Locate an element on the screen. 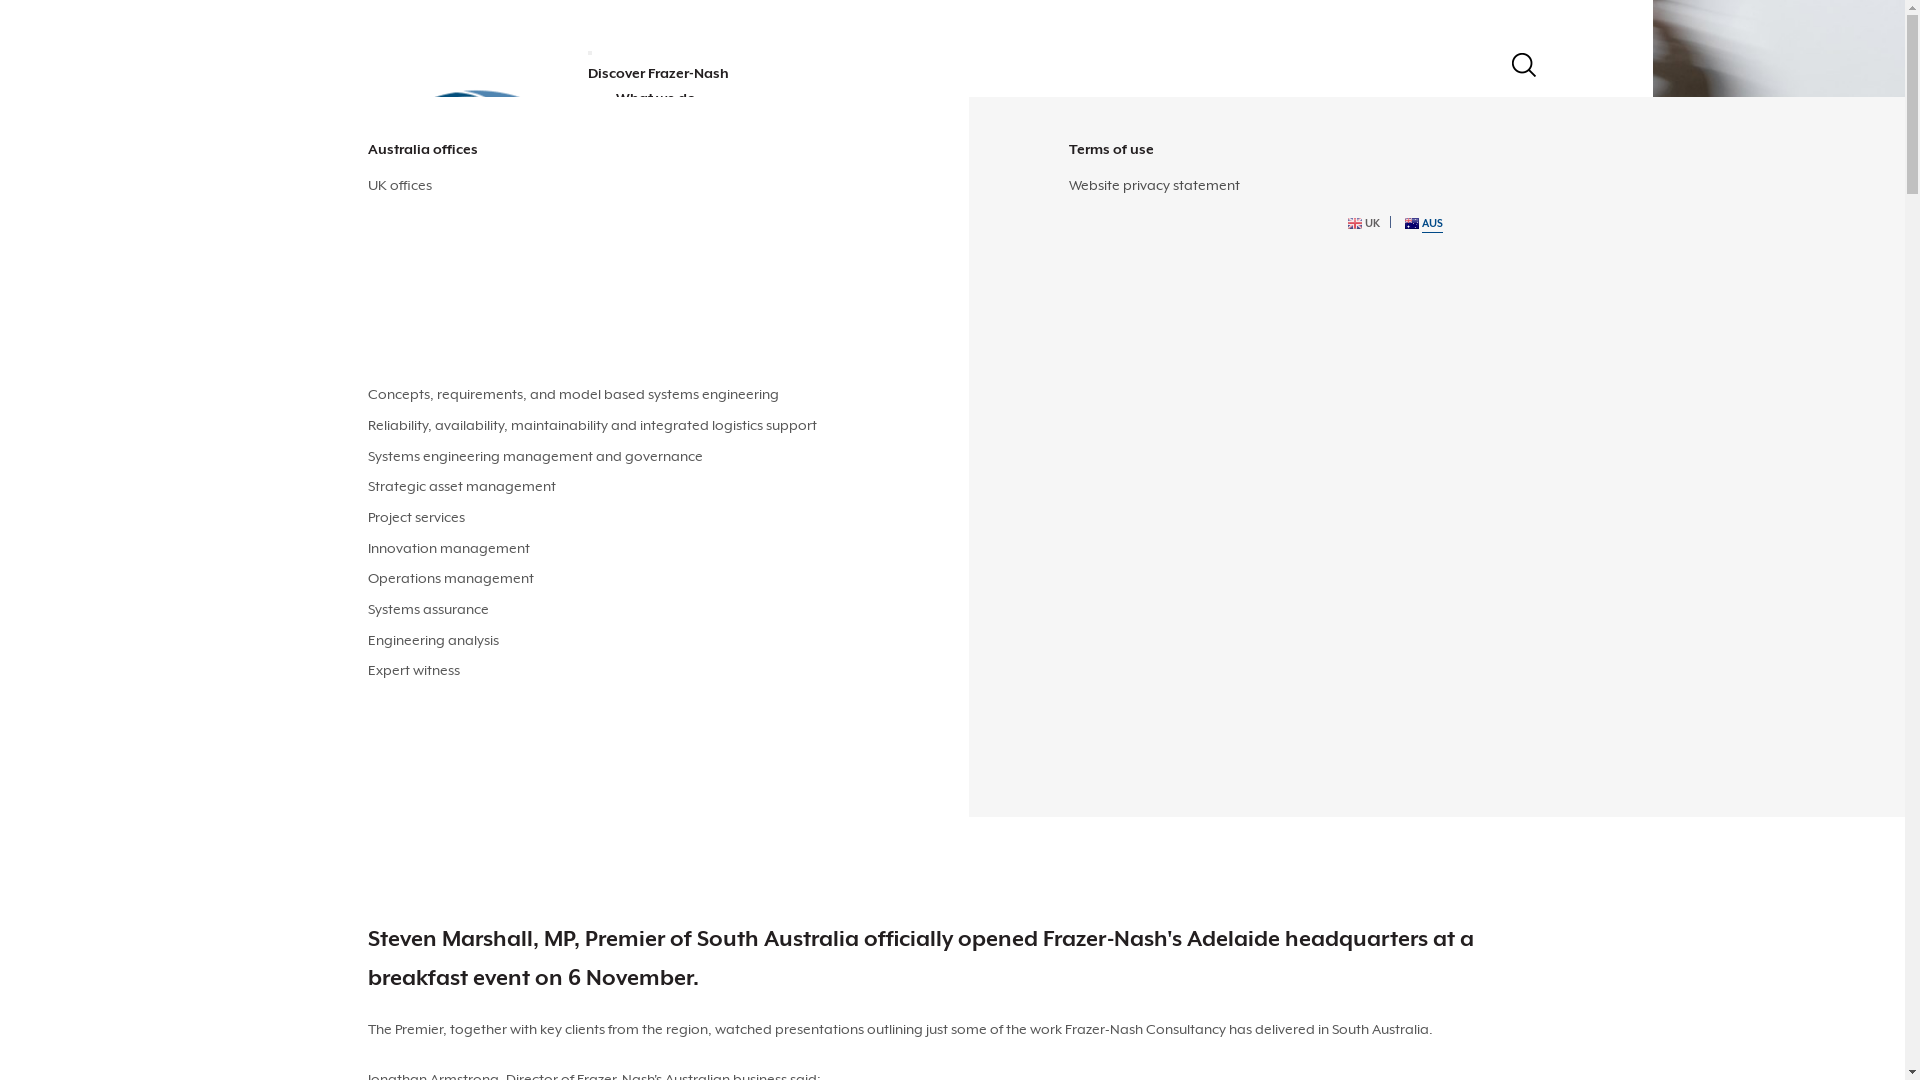  'Discover Frazer-Nash' is located at coordinates (658, 72).